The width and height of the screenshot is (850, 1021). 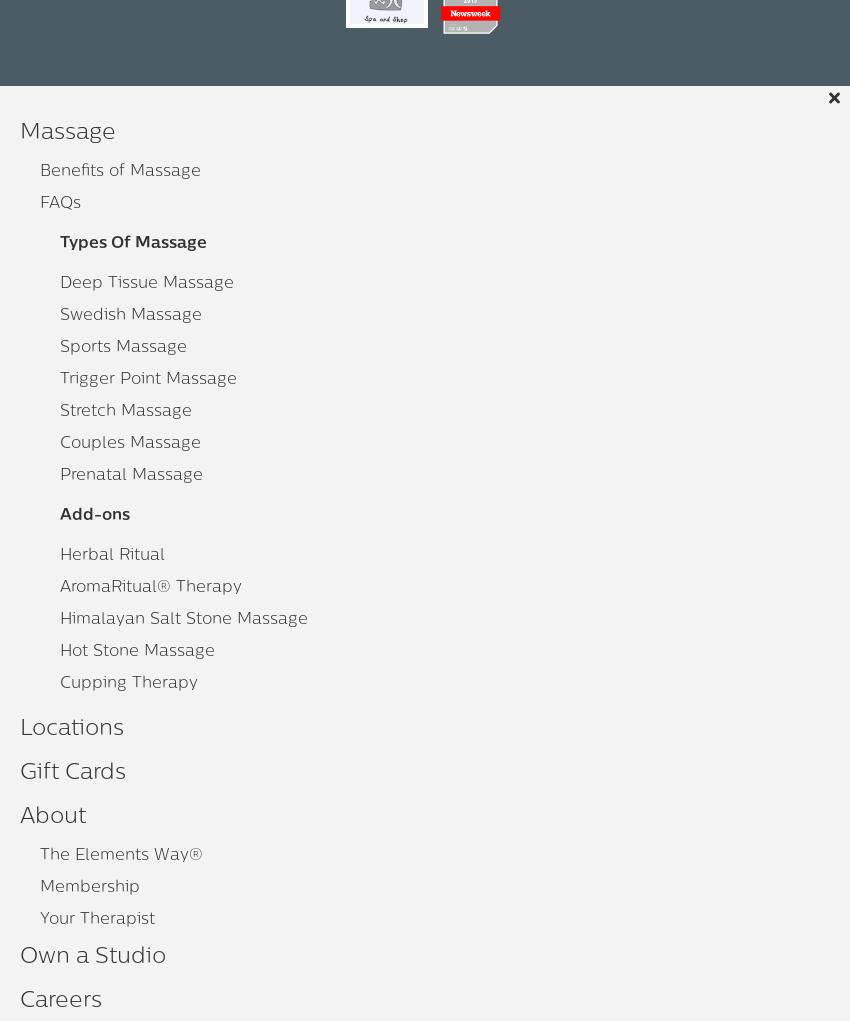 What do you see at coordinates (39, 886) in the screenshot?
I see `'Membership'` at bounding box center [39, 886].